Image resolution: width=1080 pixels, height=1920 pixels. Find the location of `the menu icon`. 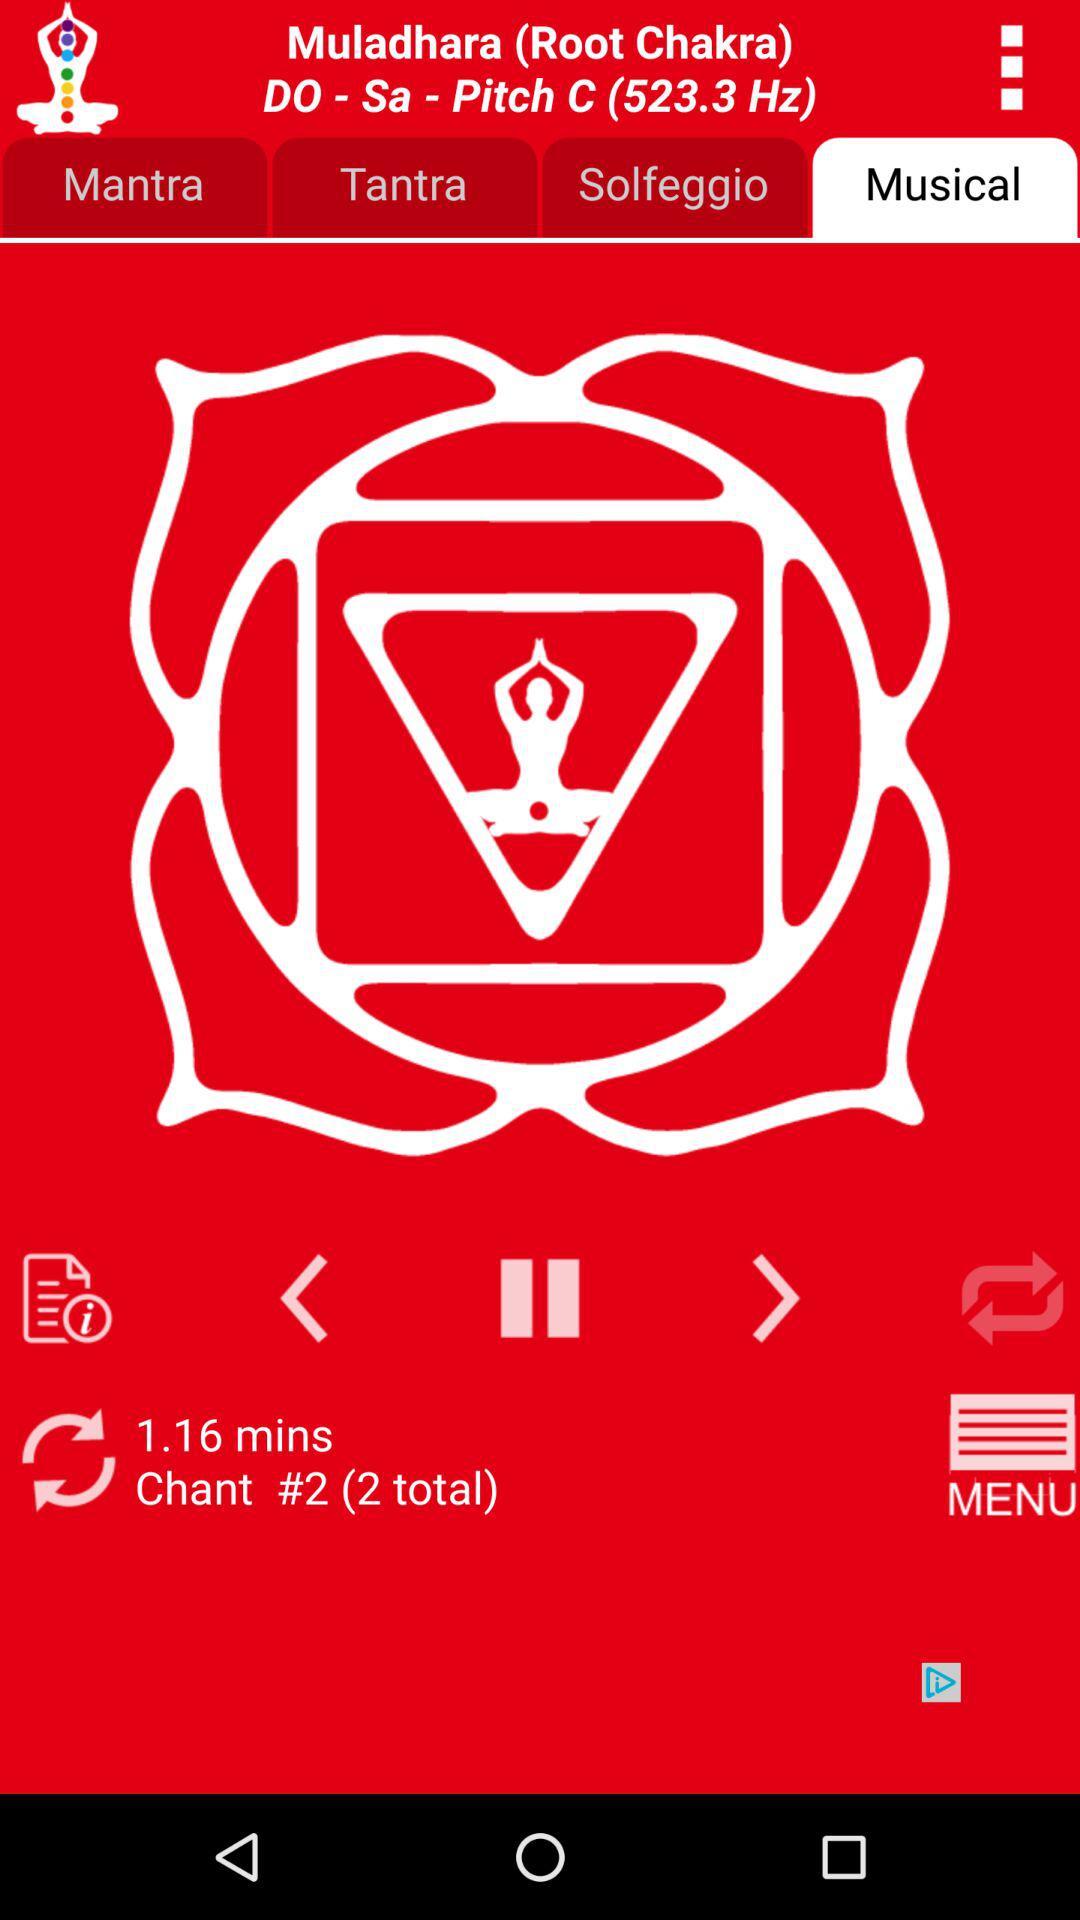

the menu icon is located at coordinates (1012, 1561).